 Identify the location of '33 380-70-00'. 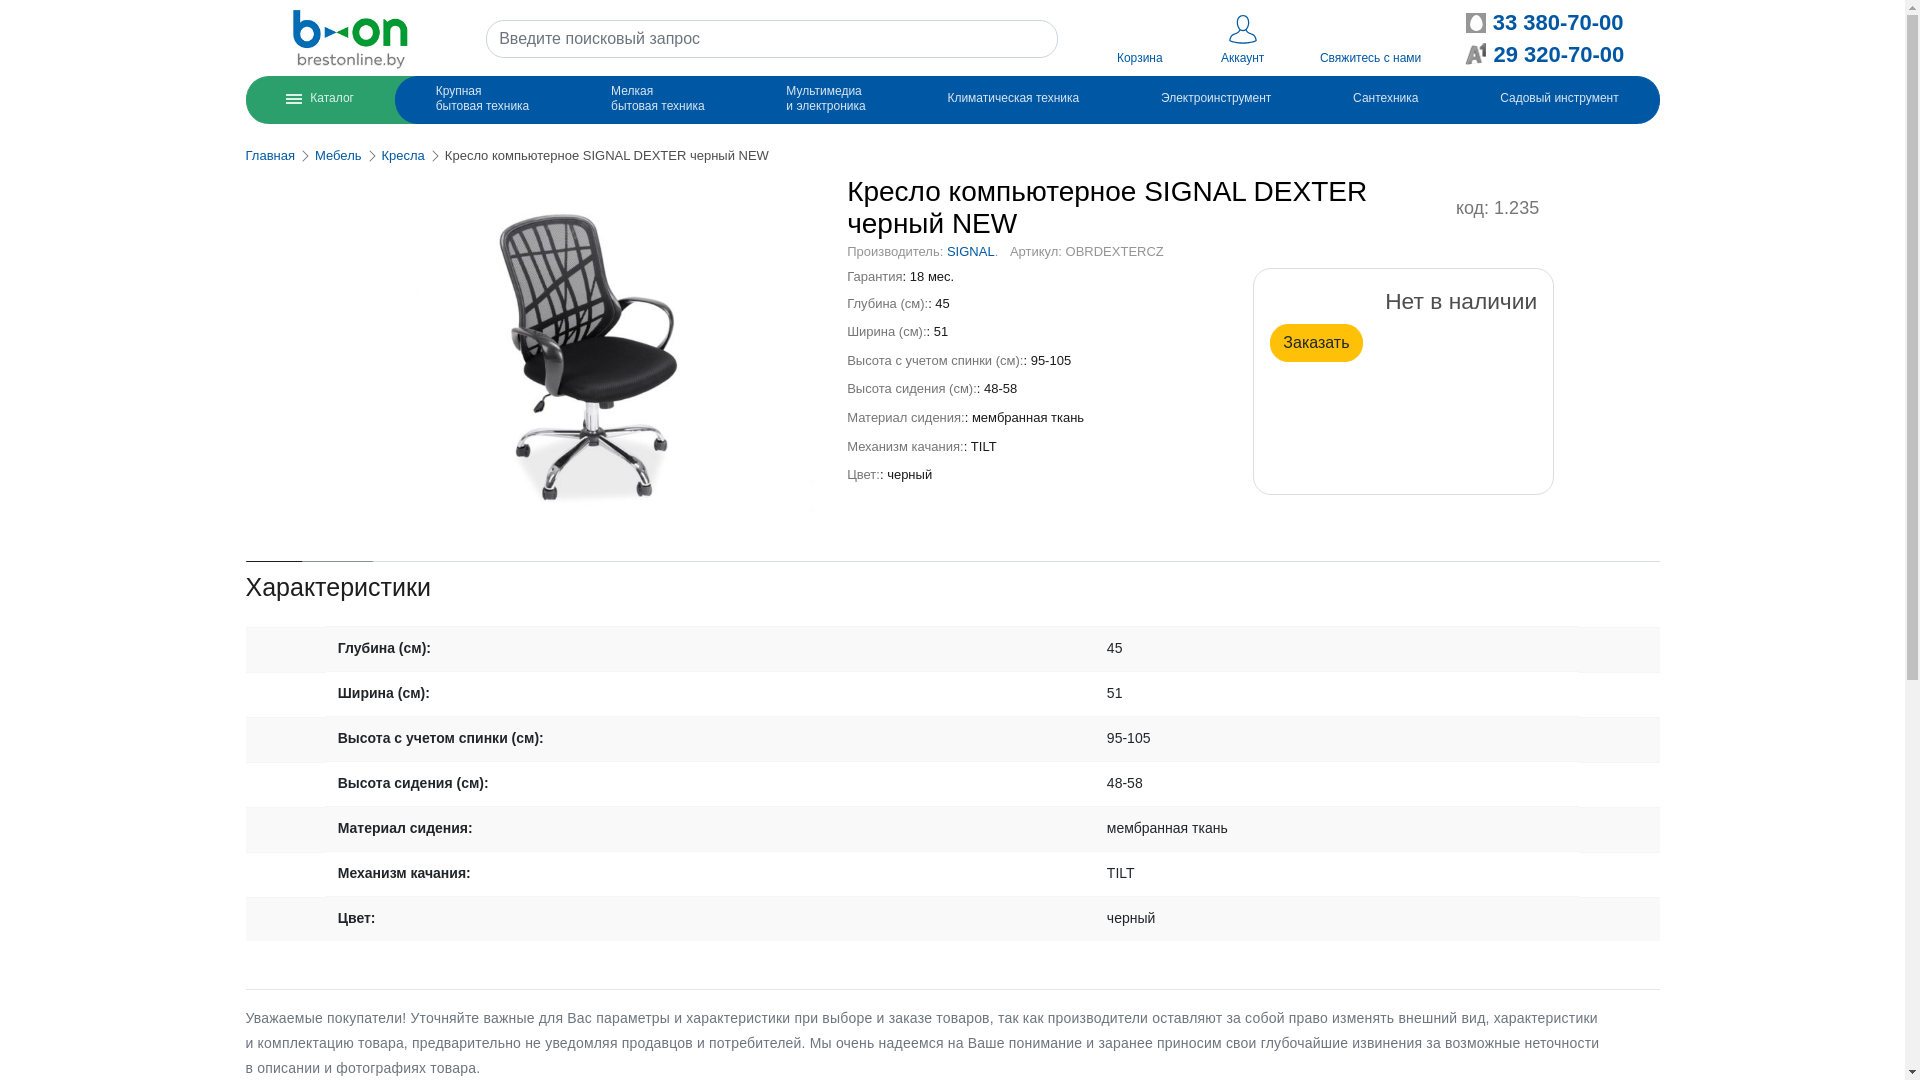
(1465, 22).